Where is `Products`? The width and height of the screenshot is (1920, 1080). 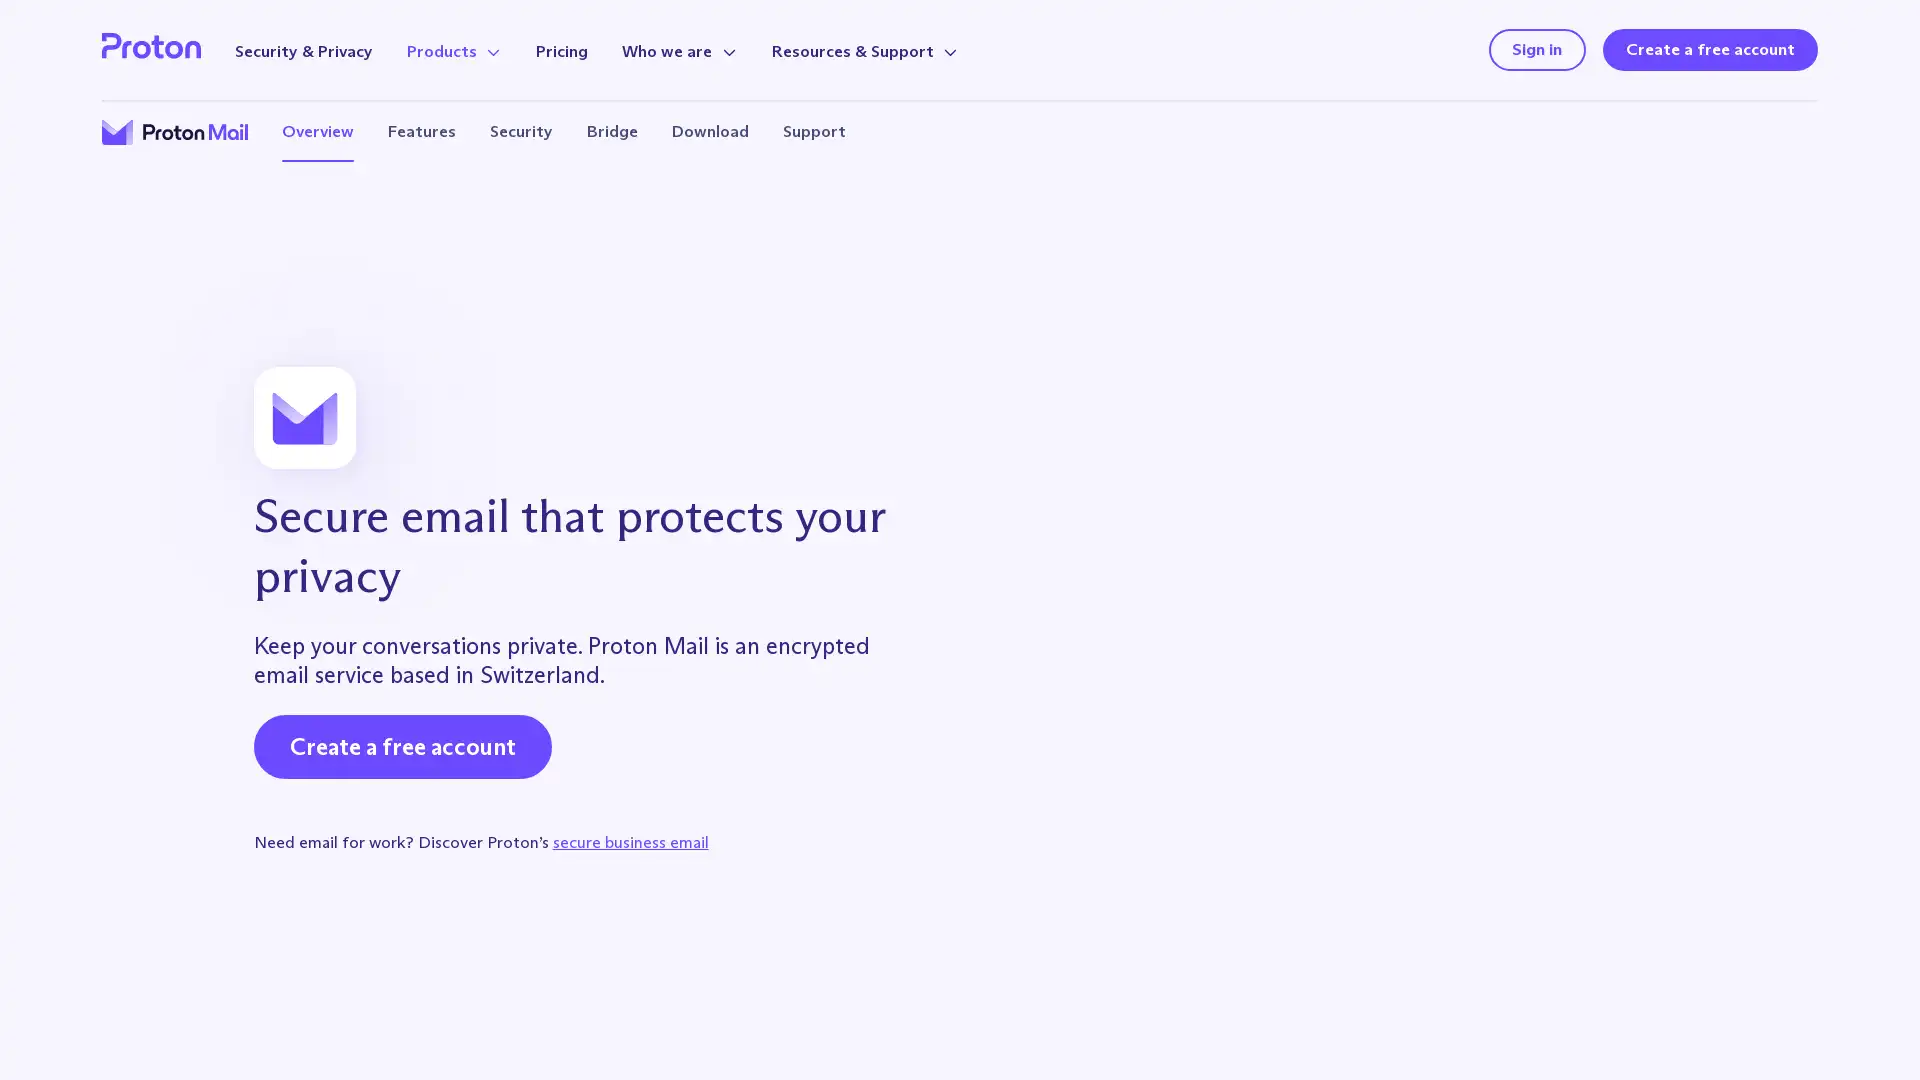
Products is located at coordinates (453, 50).